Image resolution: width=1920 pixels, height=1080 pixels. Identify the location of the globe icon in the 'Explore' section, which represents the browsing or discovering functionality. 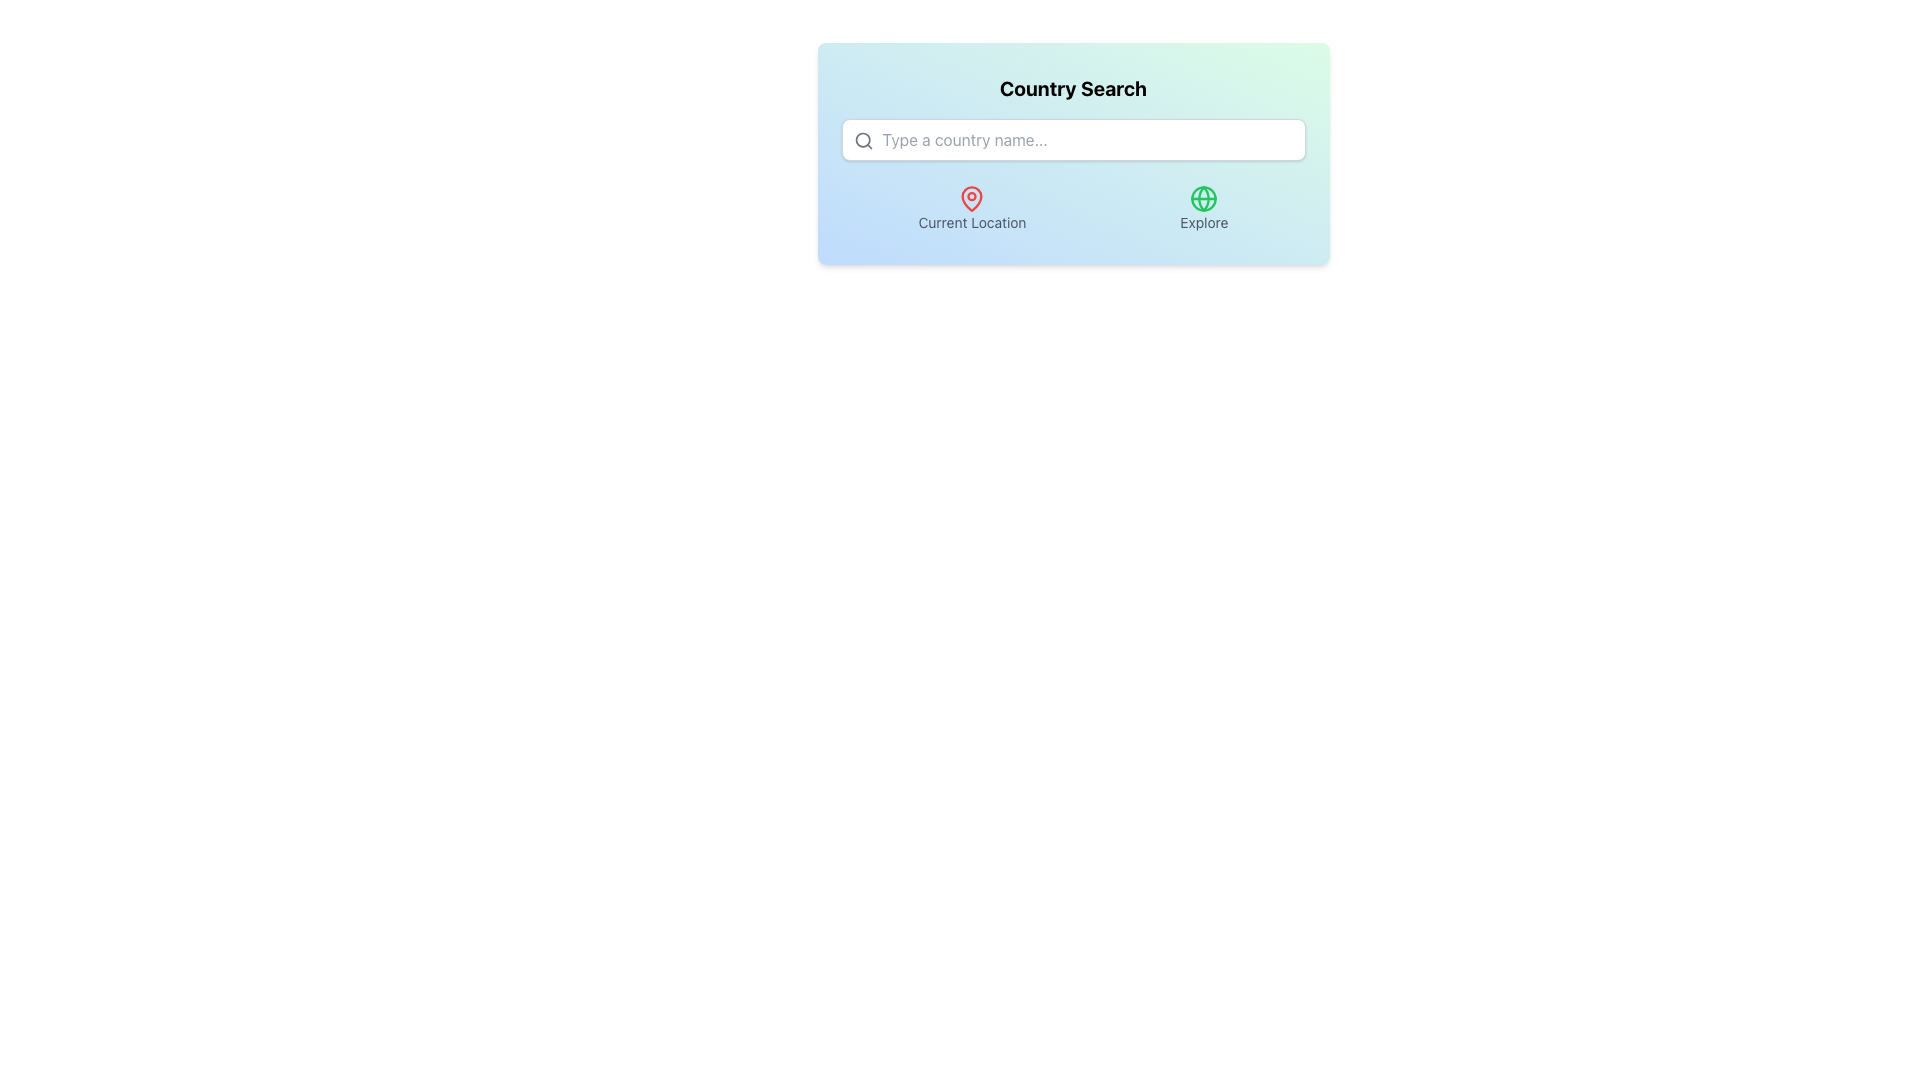
(1203, 199).